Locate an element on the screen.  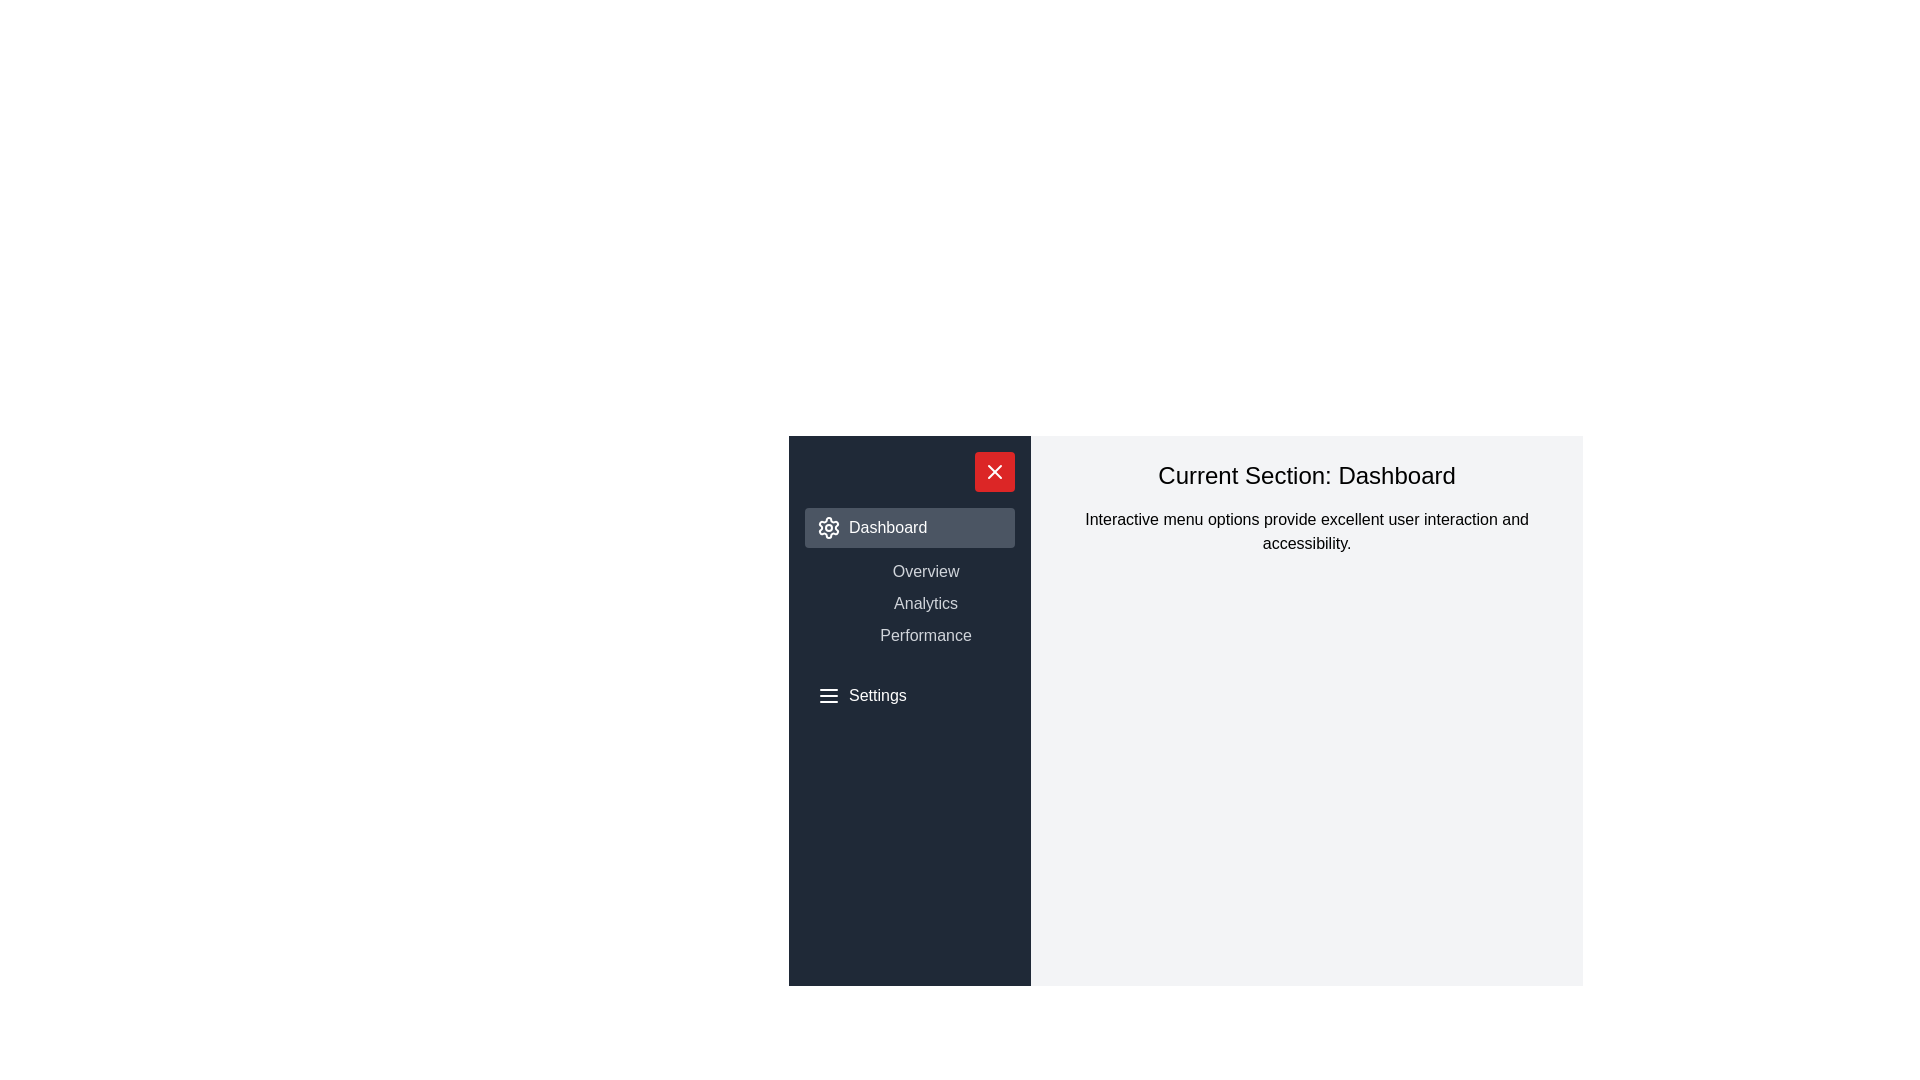
the text block providing descriptive information about the menu options, located below the heading 'Current Section: Dashboard' is located at coordinates (1307, 531).